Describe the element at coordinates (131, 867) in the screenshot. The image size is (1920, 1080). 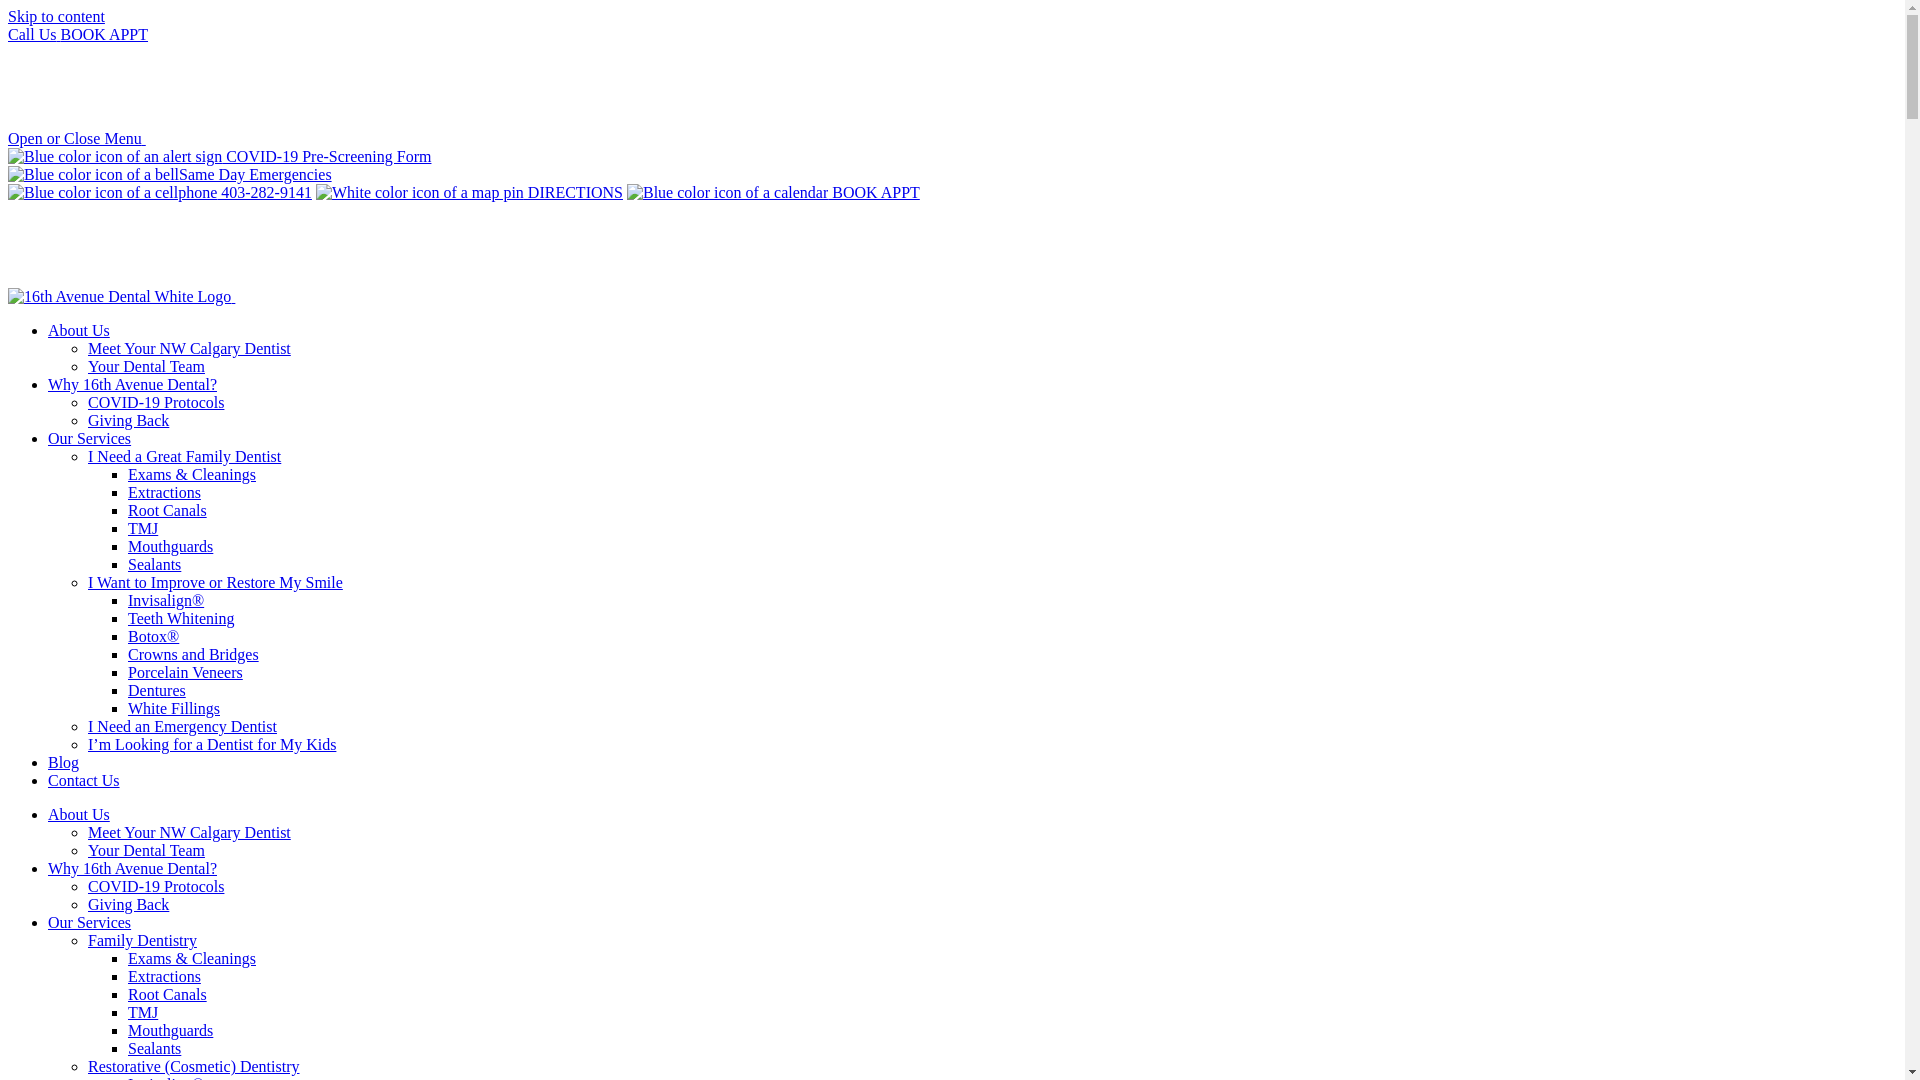
I see `'Why 16th Avenue Dental?'` at that location.